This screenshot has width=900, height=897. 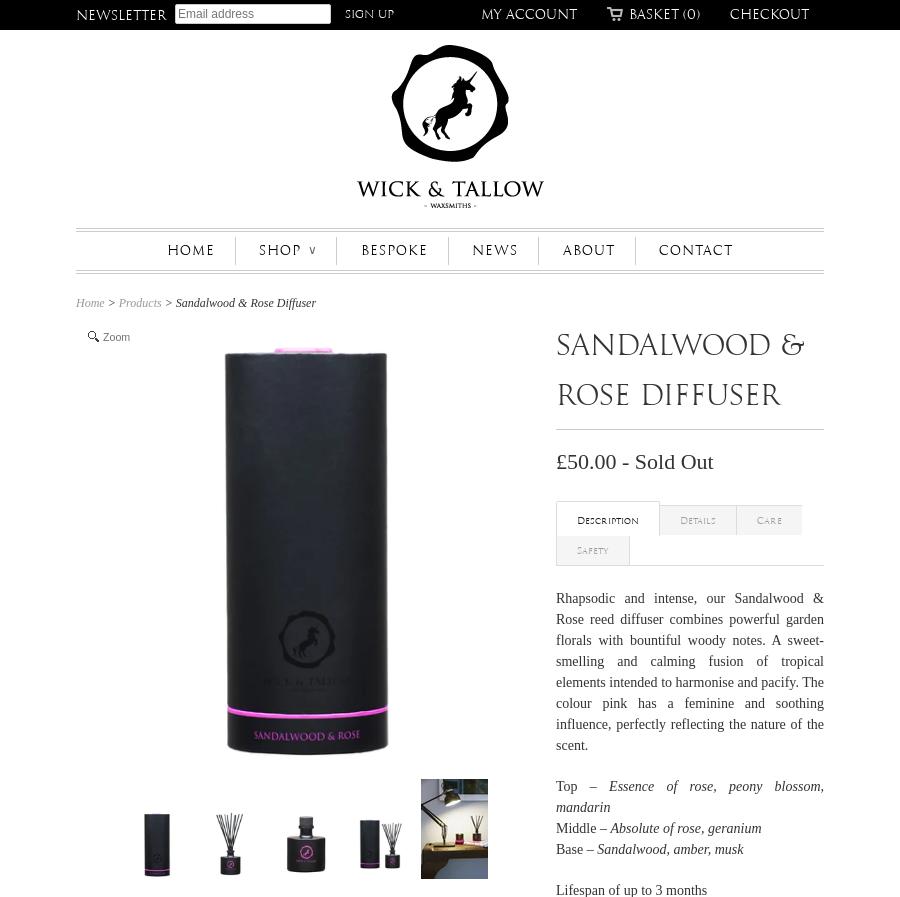 What do you see at coordinates (587, 249) in the screenshot?
I see `'ABOUT'` at bounding box center [587, 249].